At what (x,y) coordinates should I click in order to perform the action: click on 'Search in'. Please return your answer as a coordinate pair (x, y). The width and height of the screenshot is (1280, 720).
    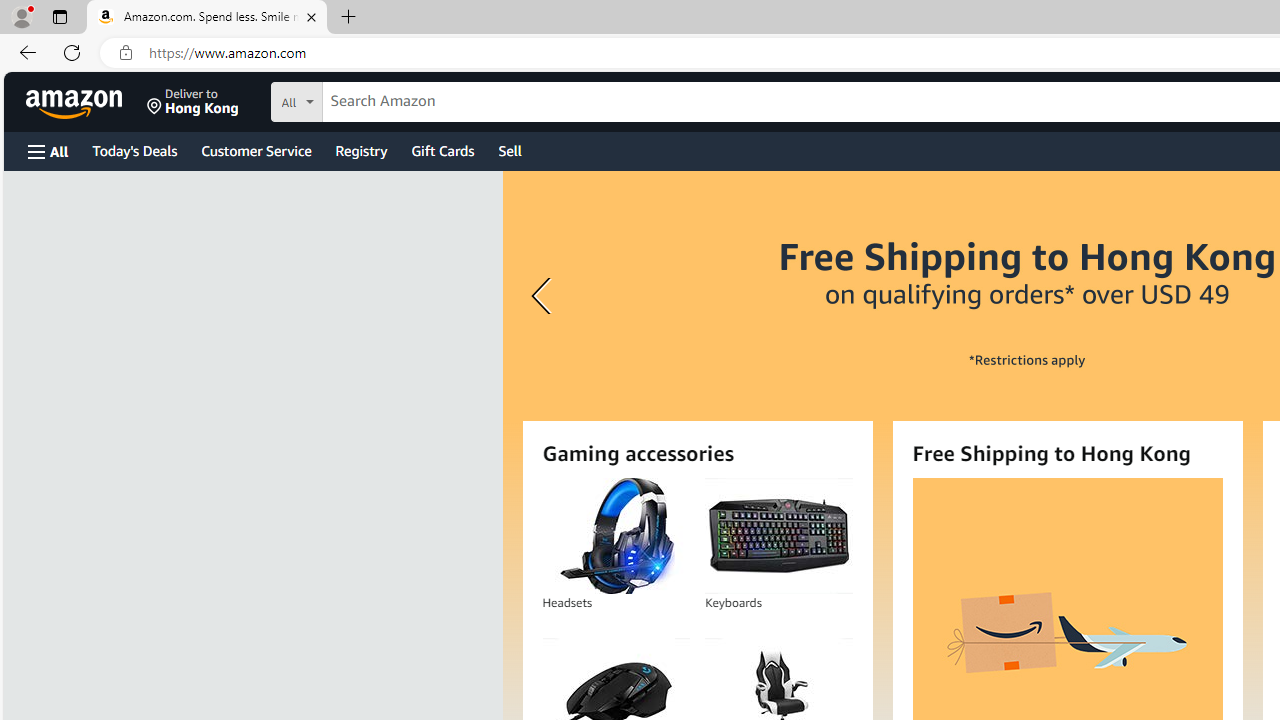
    Looking at the image, I should click on (371, 99).